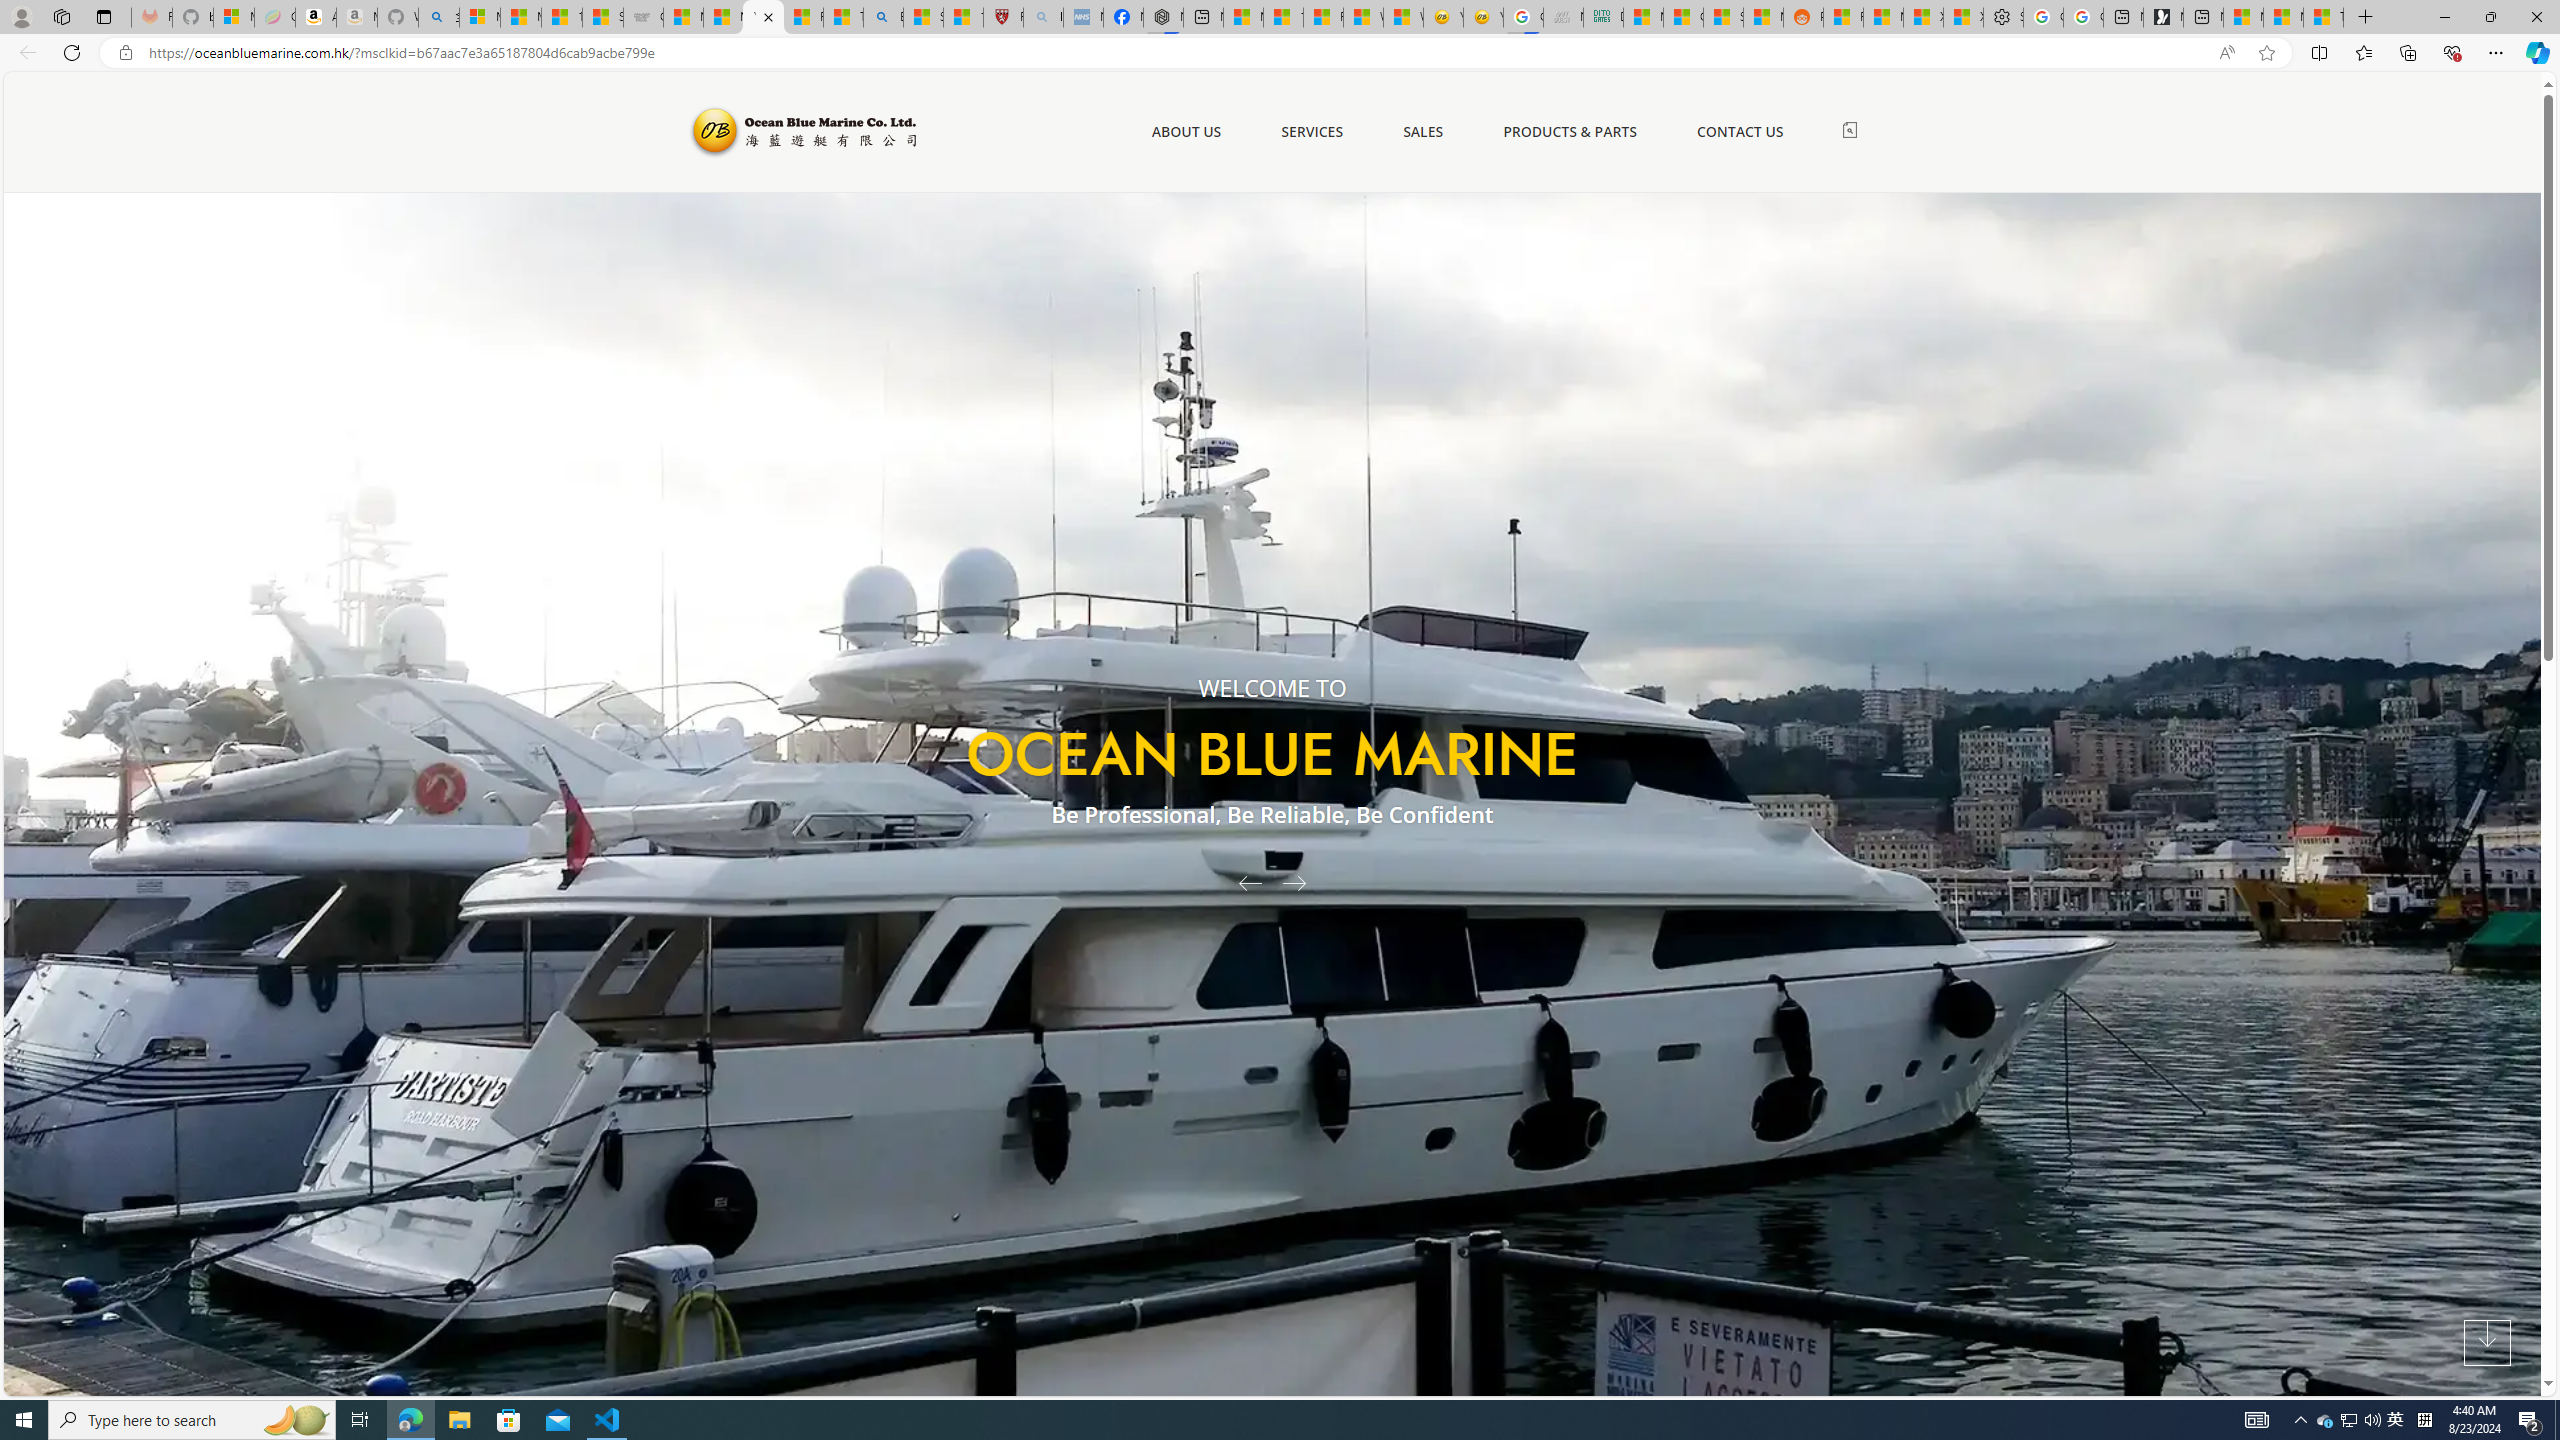  I want to click on 'Stocks - MSN', so click(1721, 16).